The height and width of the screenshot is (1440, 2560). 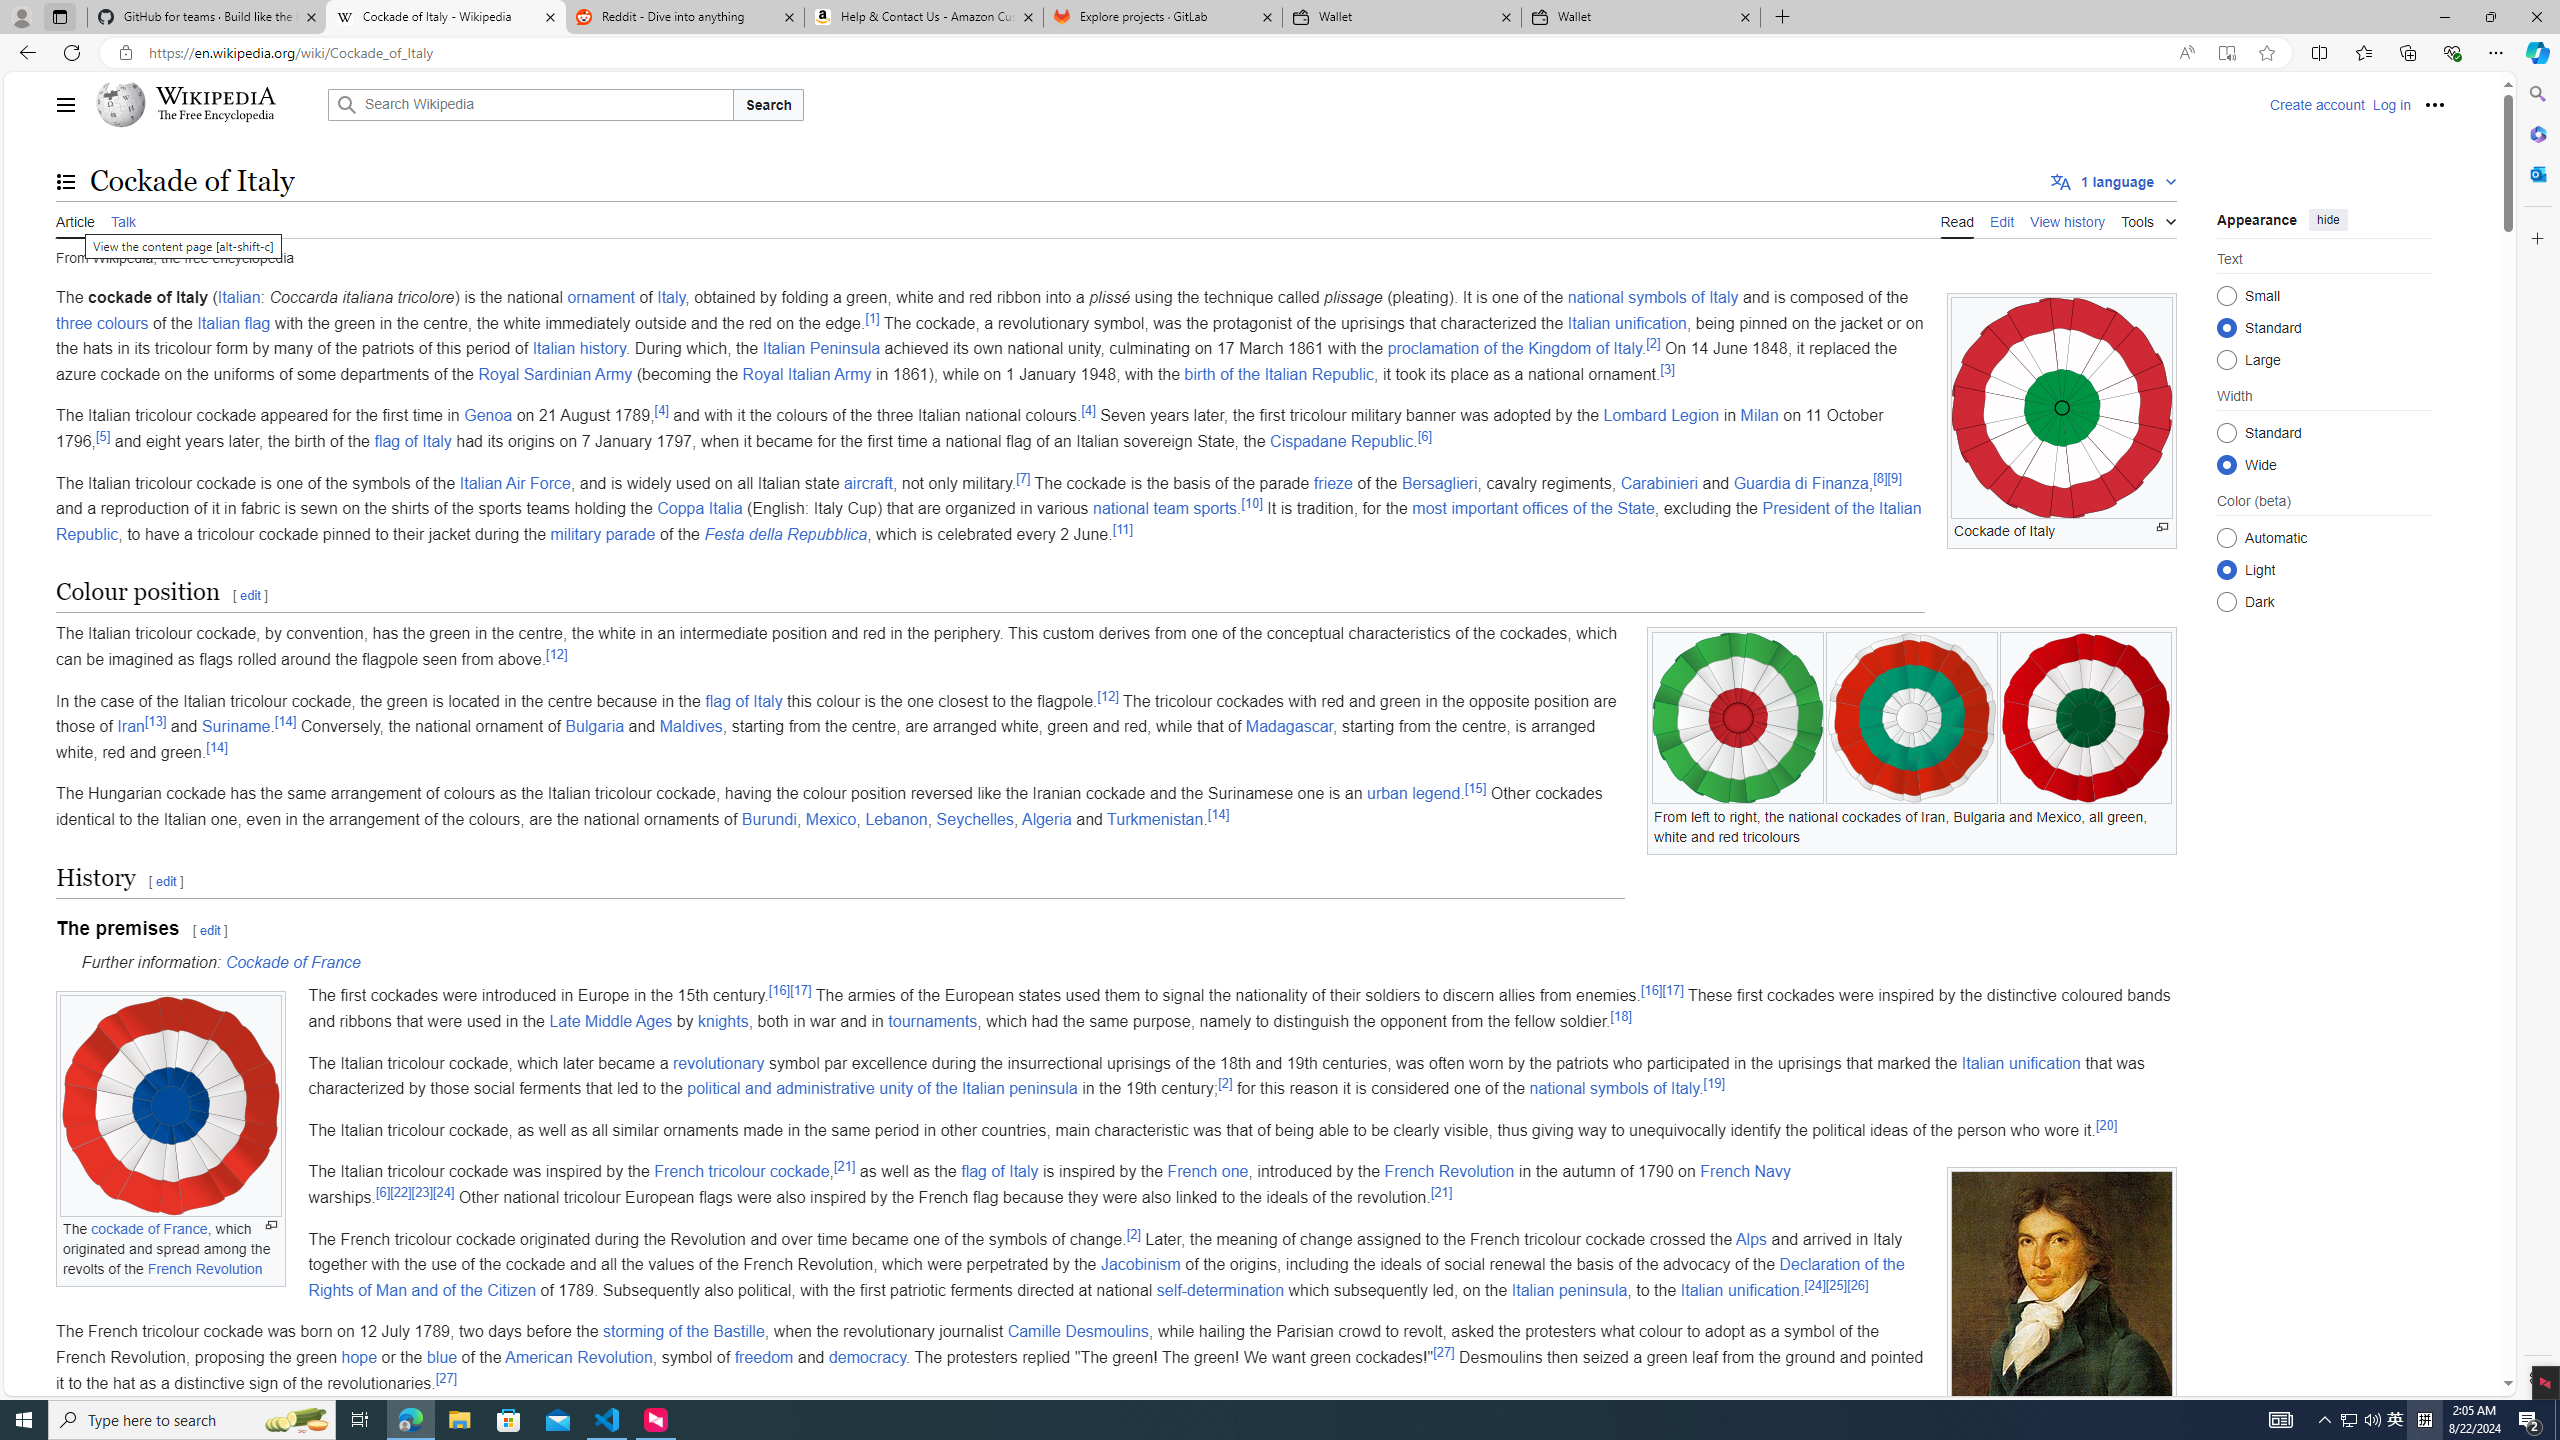 I want to click on 'Italian peninsula', so click(x=1569, y=1290).